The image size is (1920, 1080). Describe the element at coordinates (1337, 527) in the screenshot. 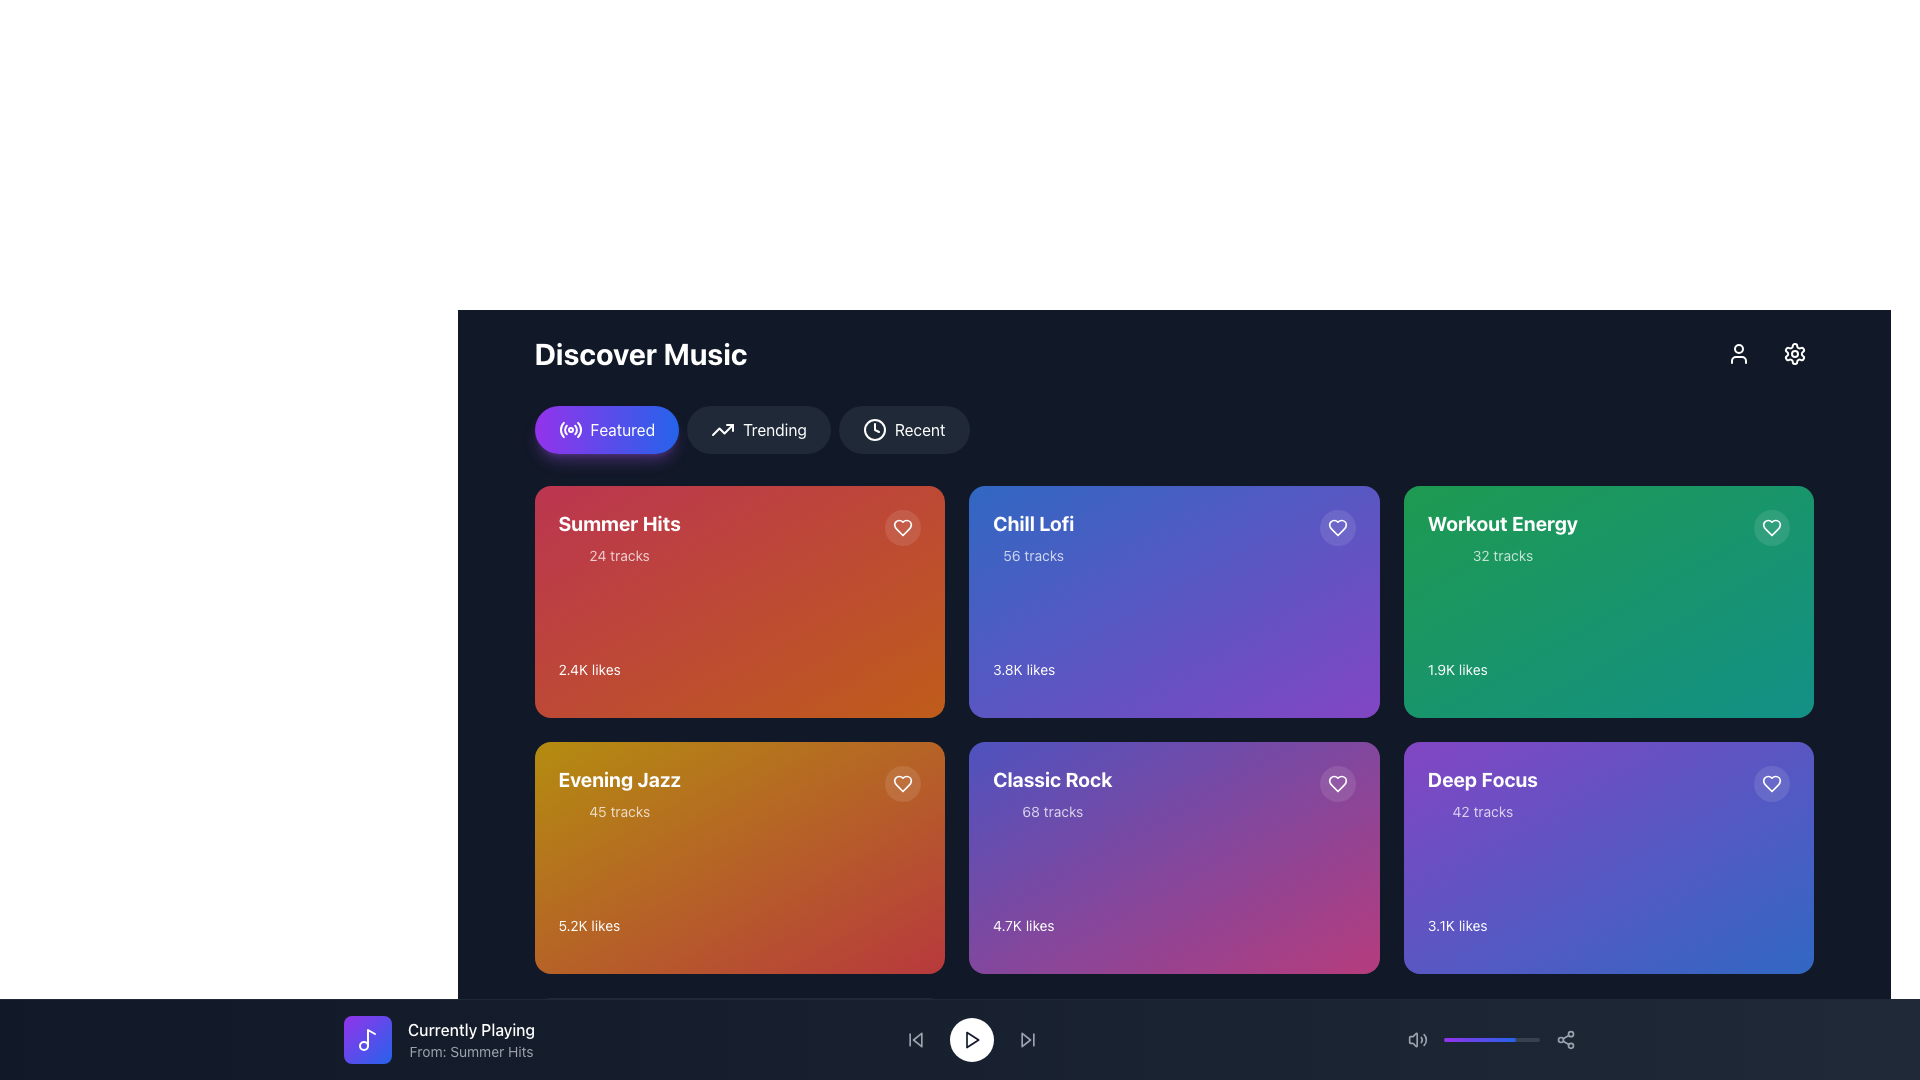

I see `the button in the 'Chill Lofi' music collection card` at that location.